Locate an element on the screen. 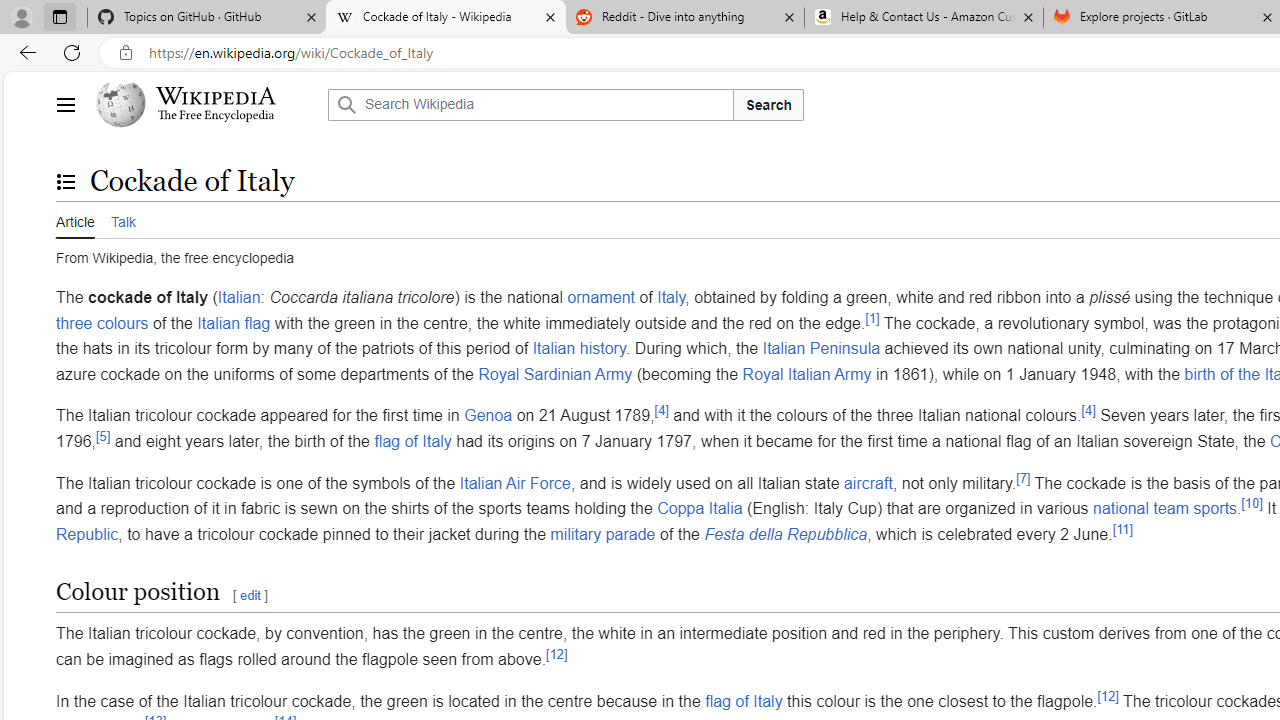 Image resolution: width=1280 pixels, height=720 pixels. 'Article' is located at coordinates (75, 219).